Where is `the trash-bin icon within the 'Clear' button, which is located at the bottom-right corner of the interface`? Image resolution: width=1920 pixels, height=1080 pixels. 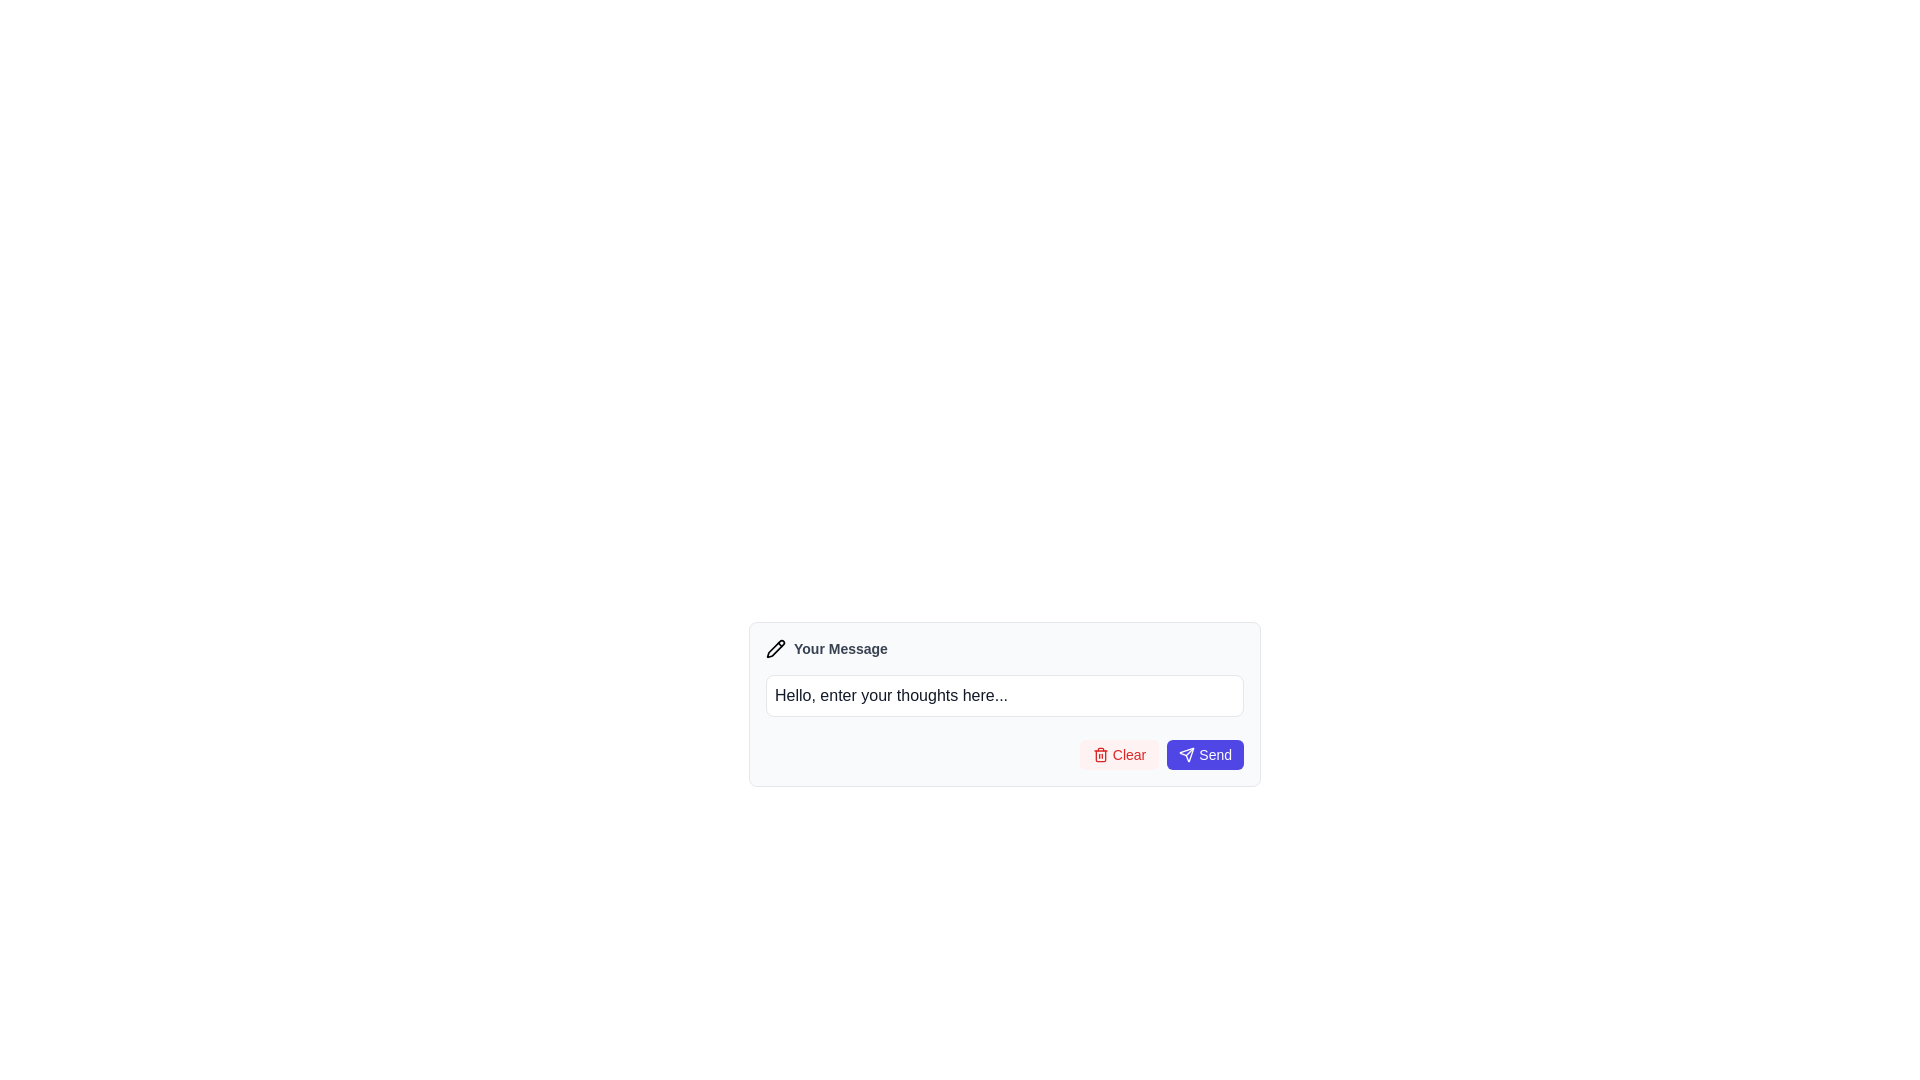
the trash-bin icon within the 'Clear' button, which is located at the bottom-right corner of the interface is located at coordinates (1099, 755).